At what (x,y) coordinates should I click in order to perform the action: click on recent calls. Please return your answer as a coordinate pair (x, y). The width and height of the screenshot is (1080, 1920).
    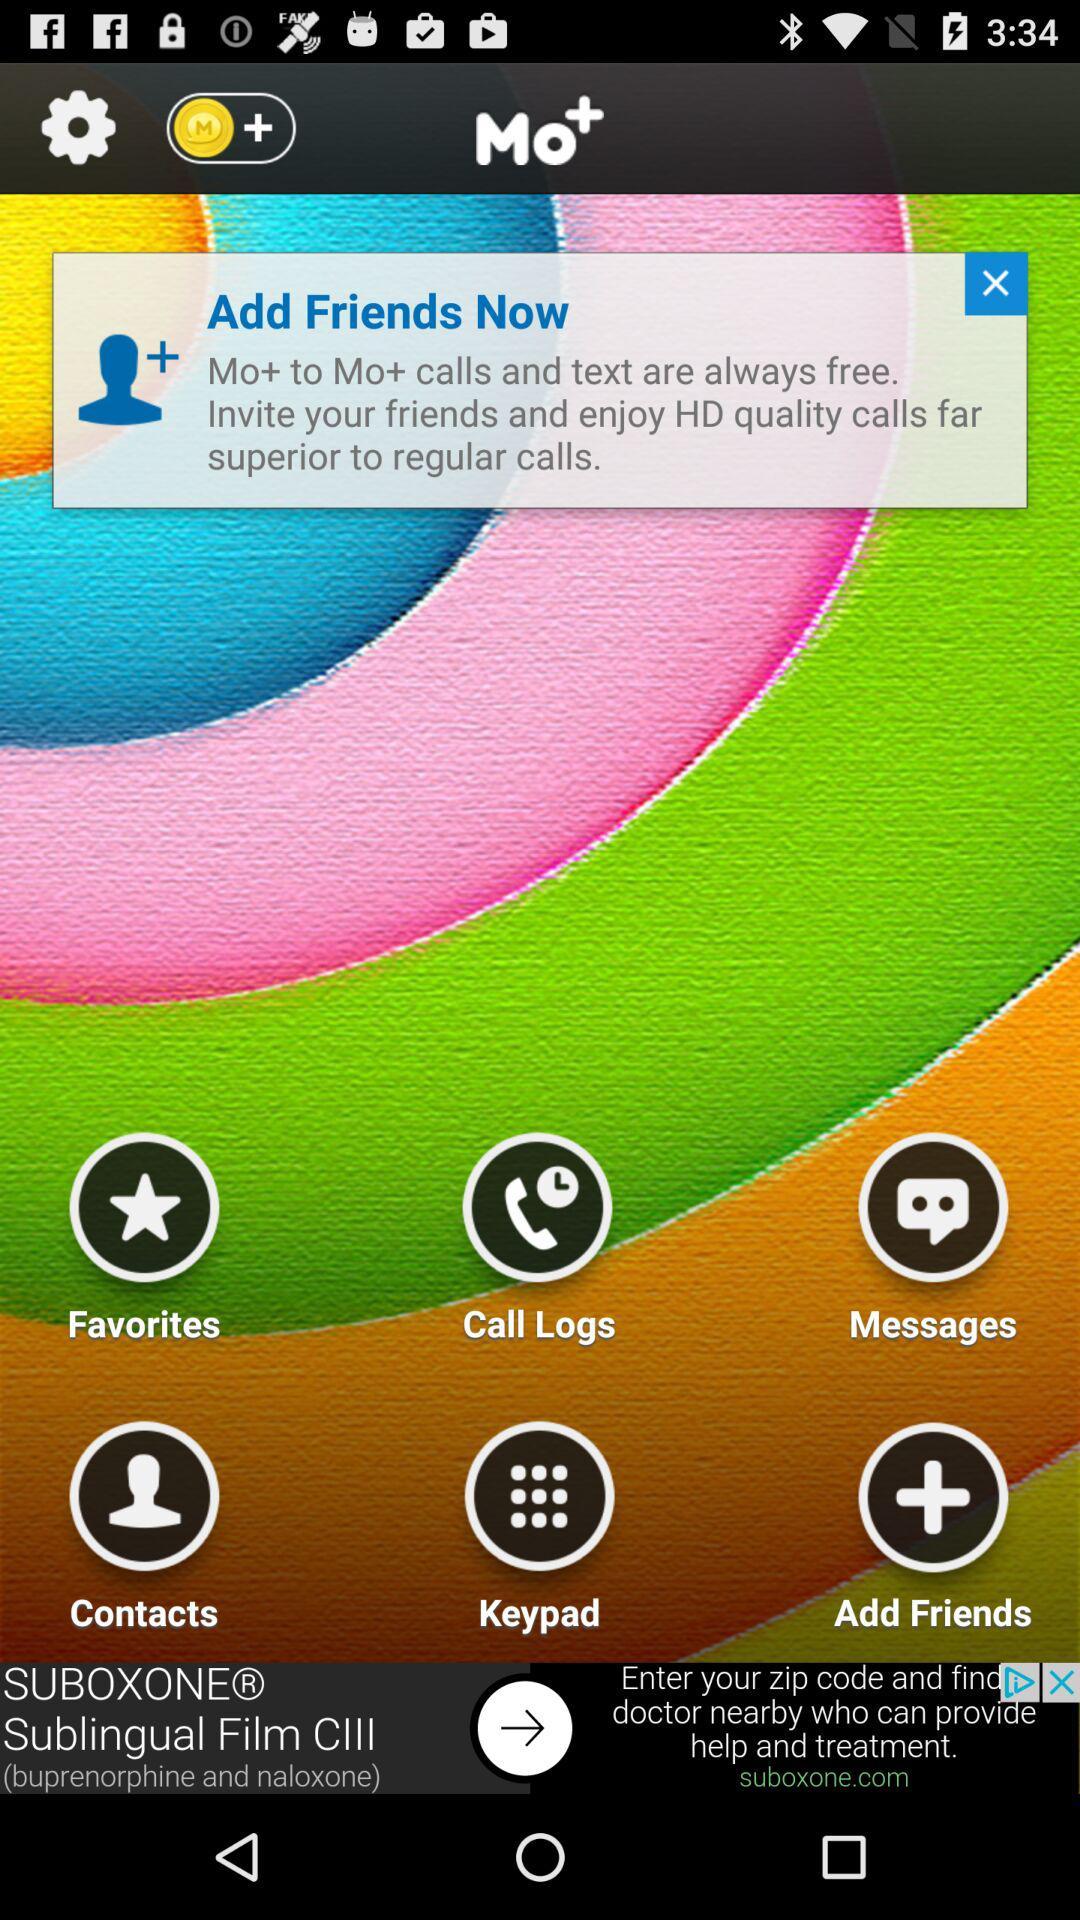
    Looking at the image, I should click on (536, 1228).